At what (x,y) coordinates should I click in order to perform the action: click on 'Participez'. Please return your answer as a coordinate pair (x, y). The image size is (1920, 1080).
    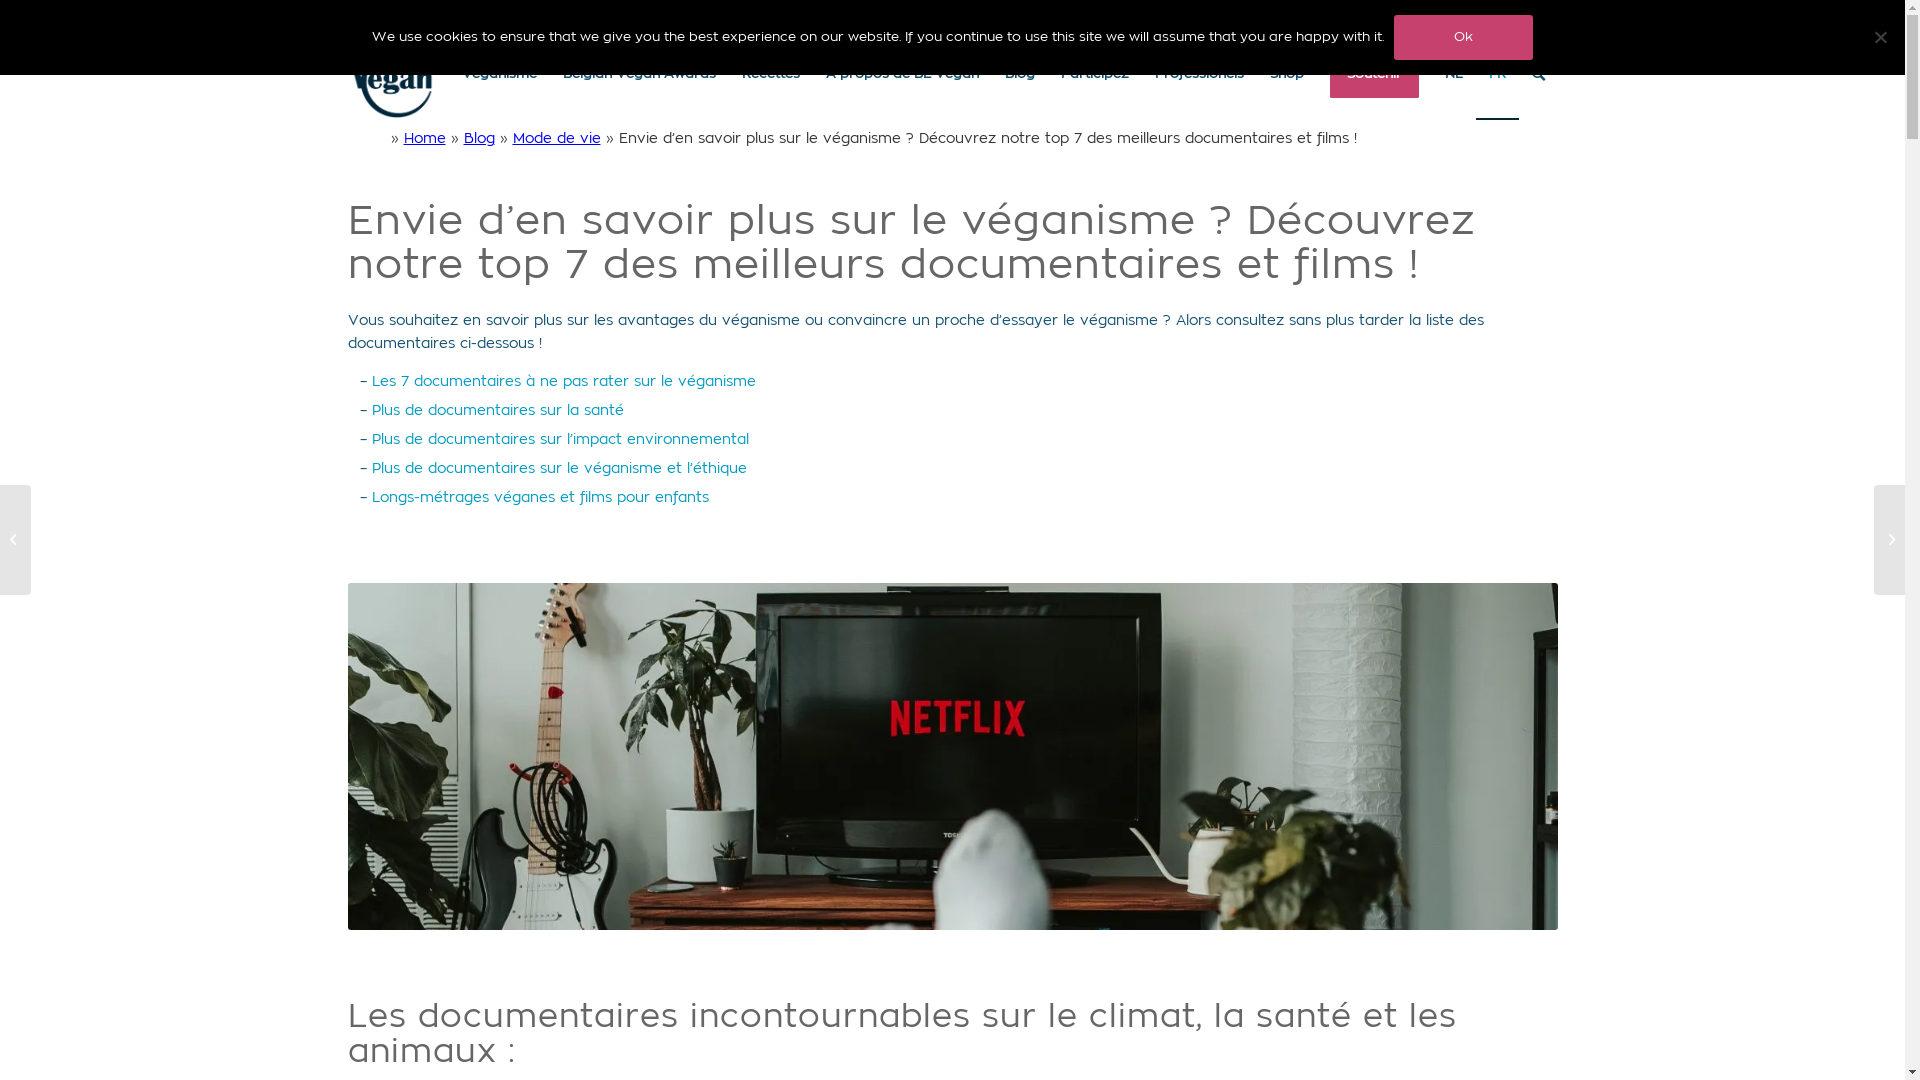
    Looking at the image, I should click on (1046, 73).